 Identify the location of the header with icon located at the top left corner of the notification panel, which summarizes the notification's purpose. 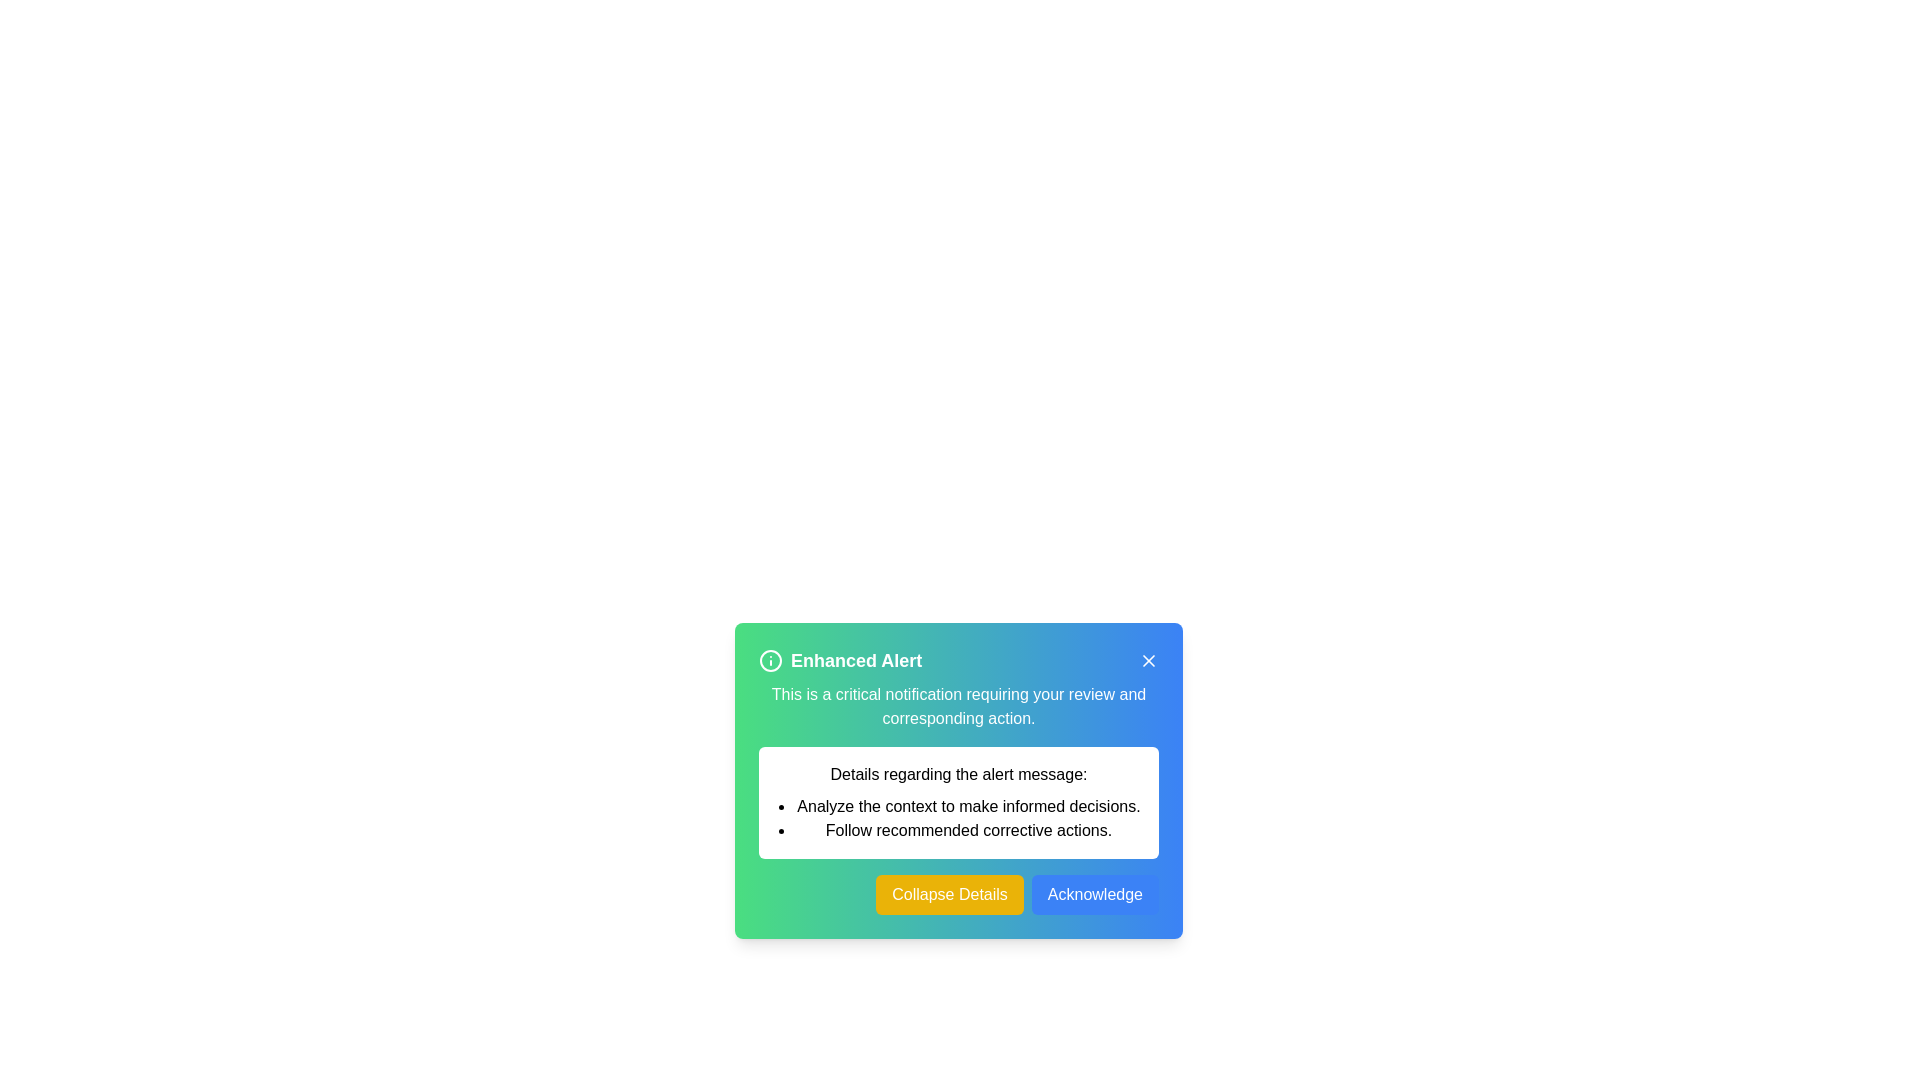
(840, 660).